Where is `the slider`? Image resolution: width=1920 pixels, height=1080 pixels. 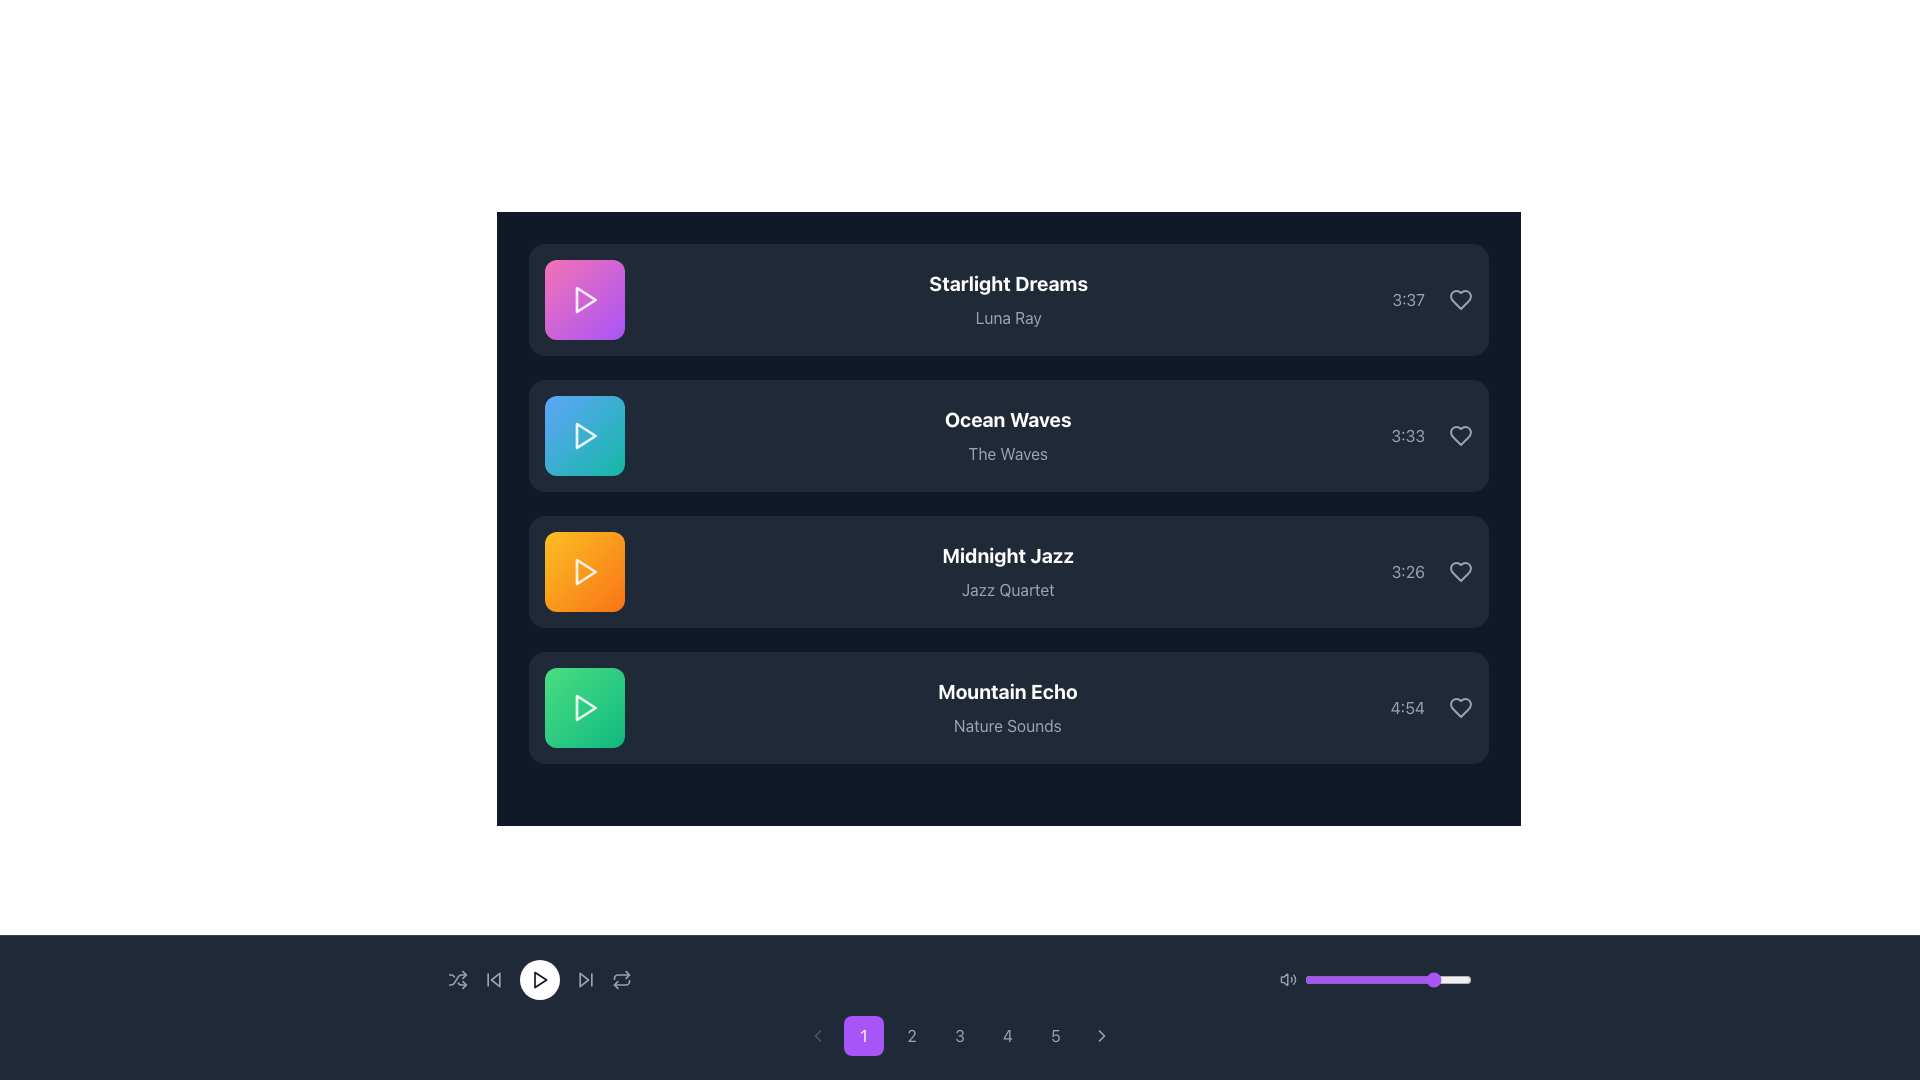
the slider is located at coordinates (1427, 978).